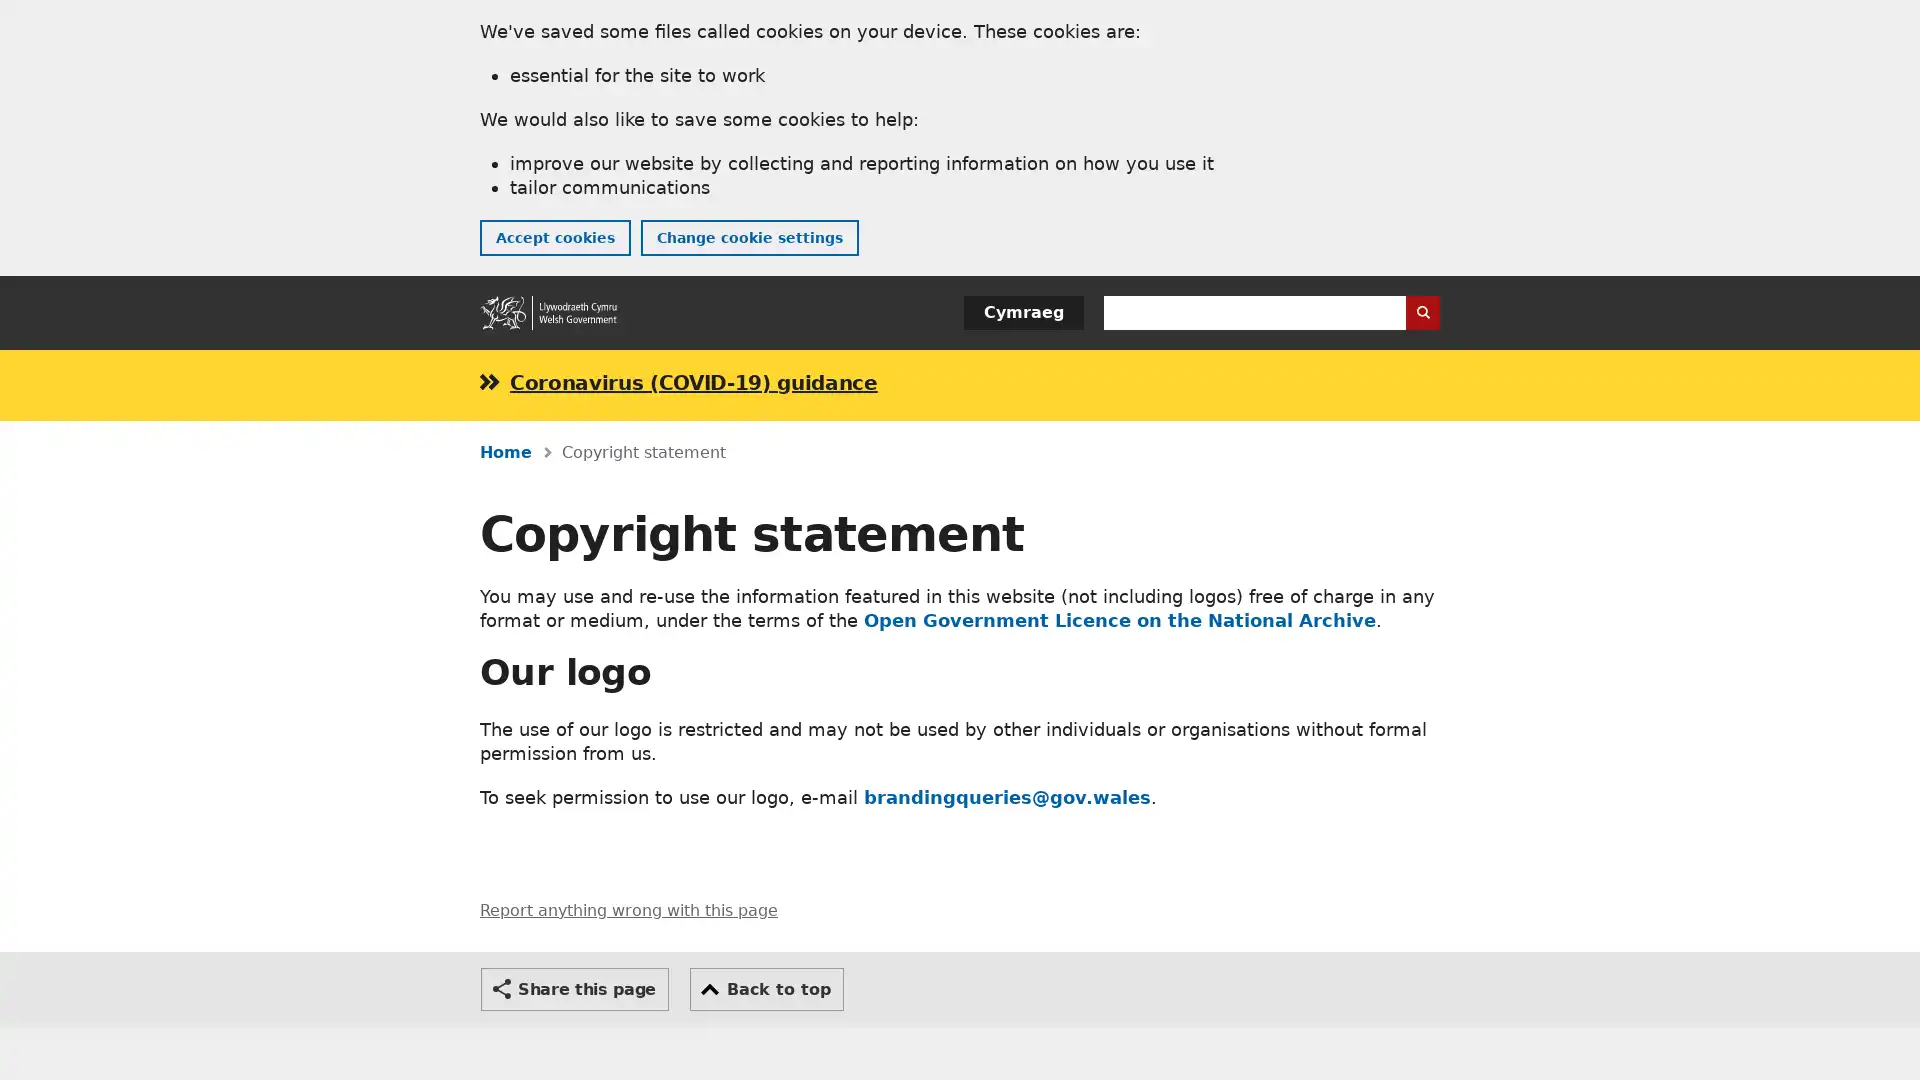 The width and height of the screenshot is (1920, 1080). I want to click on Search website, so click(1421, 312).